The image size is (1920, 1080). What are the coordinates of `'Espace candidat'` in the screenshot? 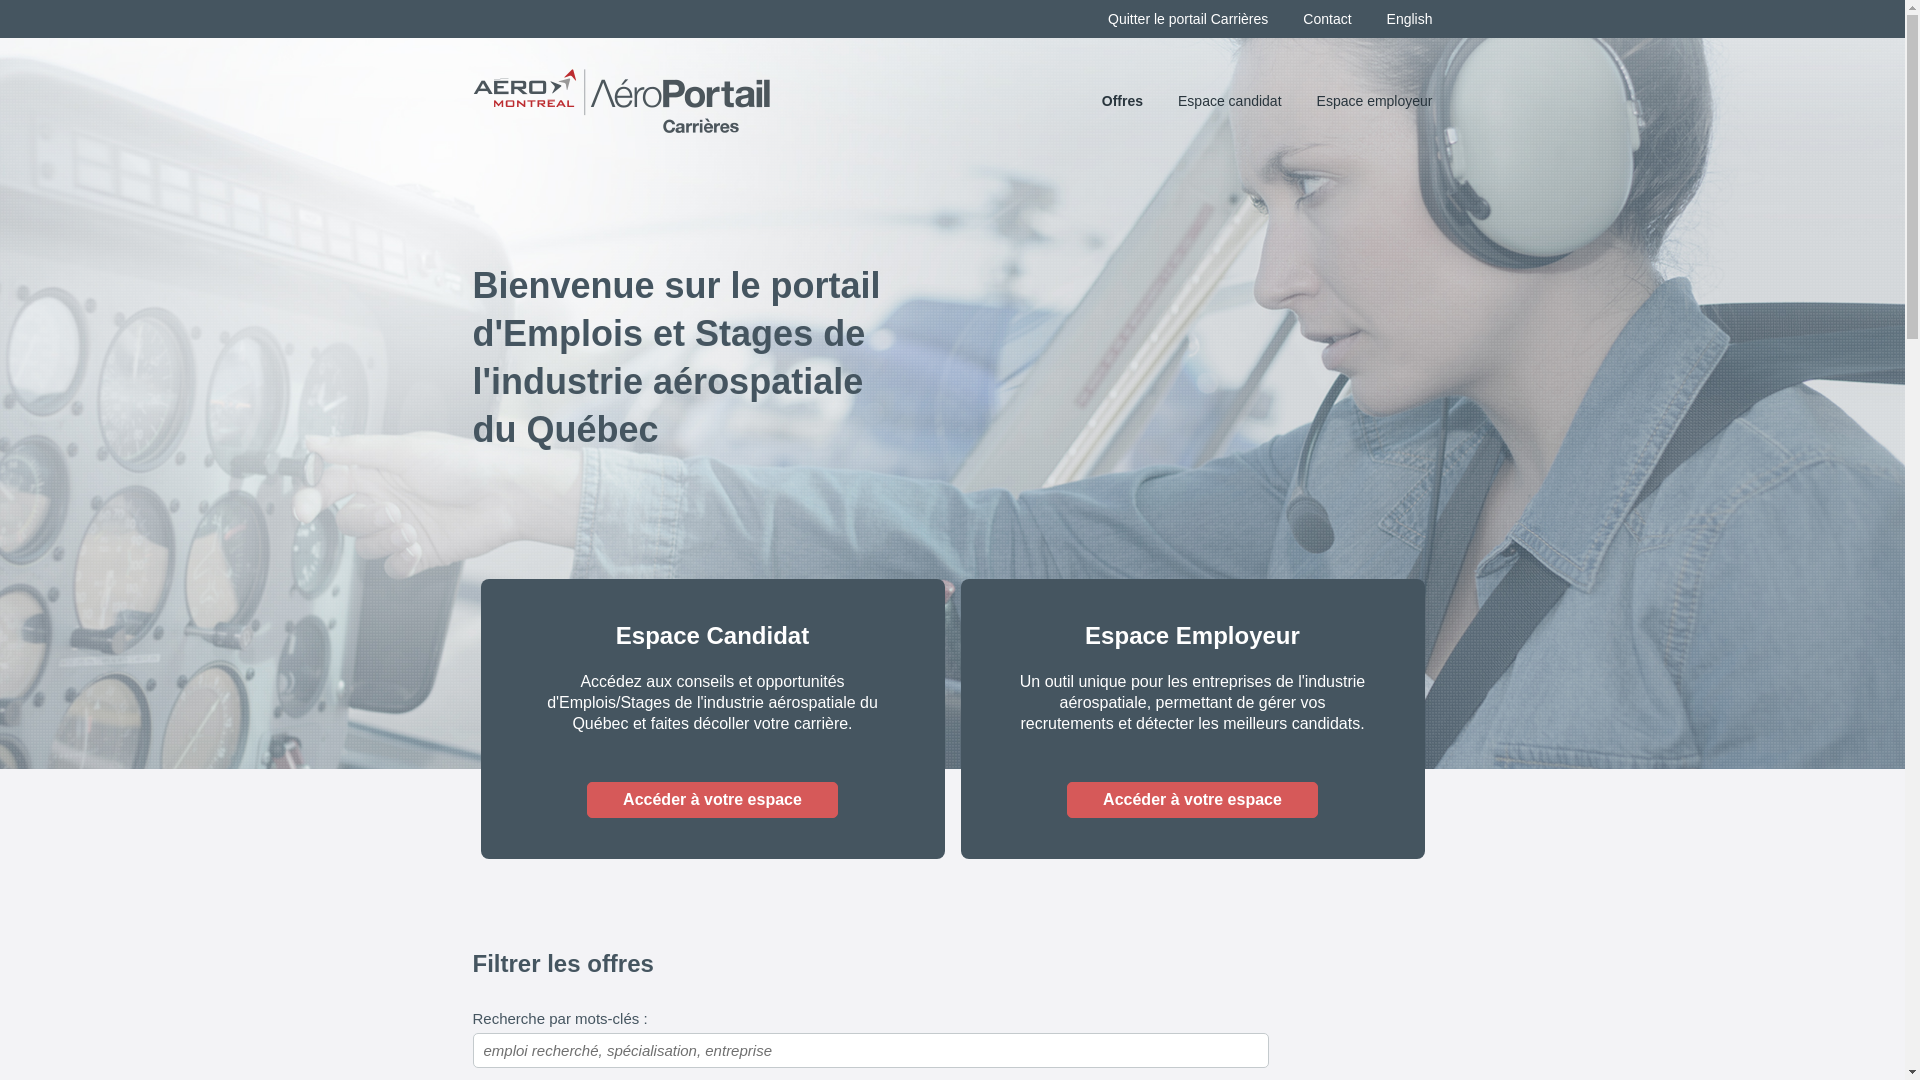 It's located at (1228, 100).